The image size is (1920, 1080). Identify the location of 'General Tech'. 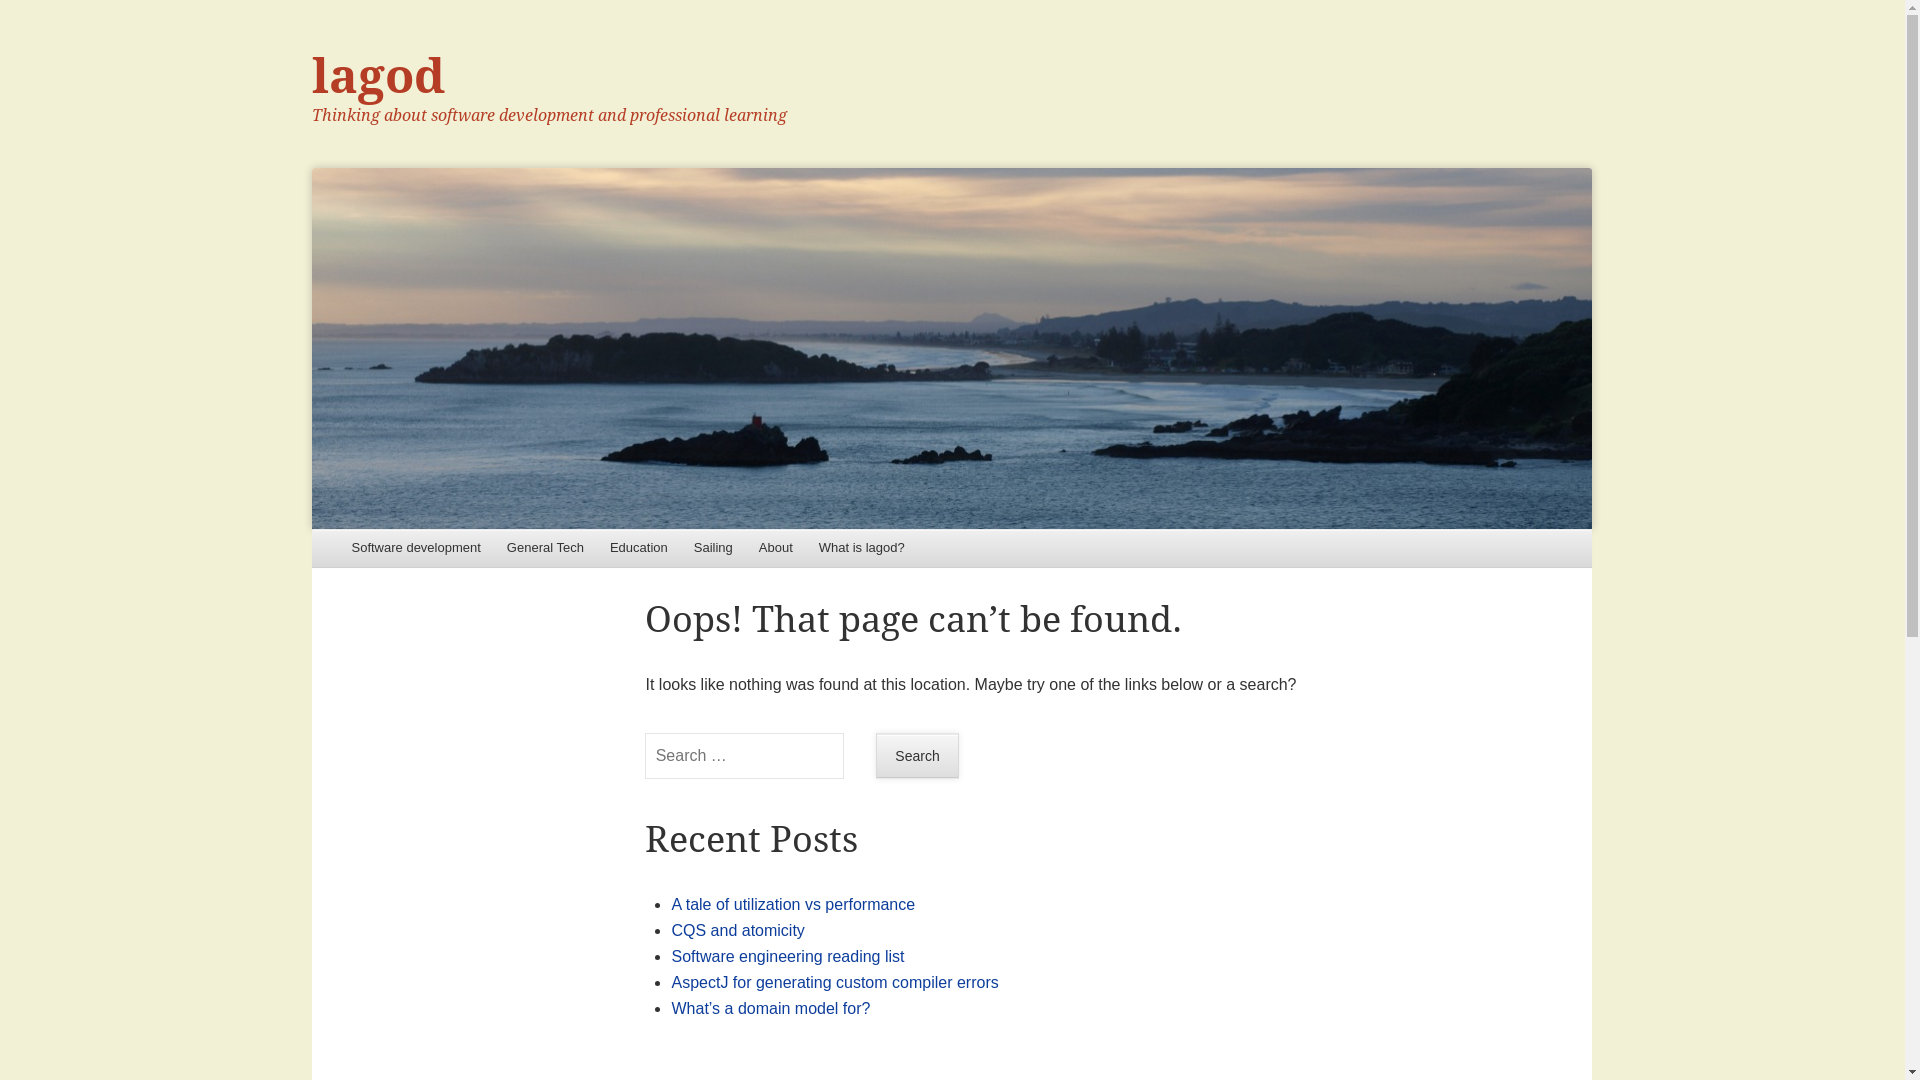
(545, 548).